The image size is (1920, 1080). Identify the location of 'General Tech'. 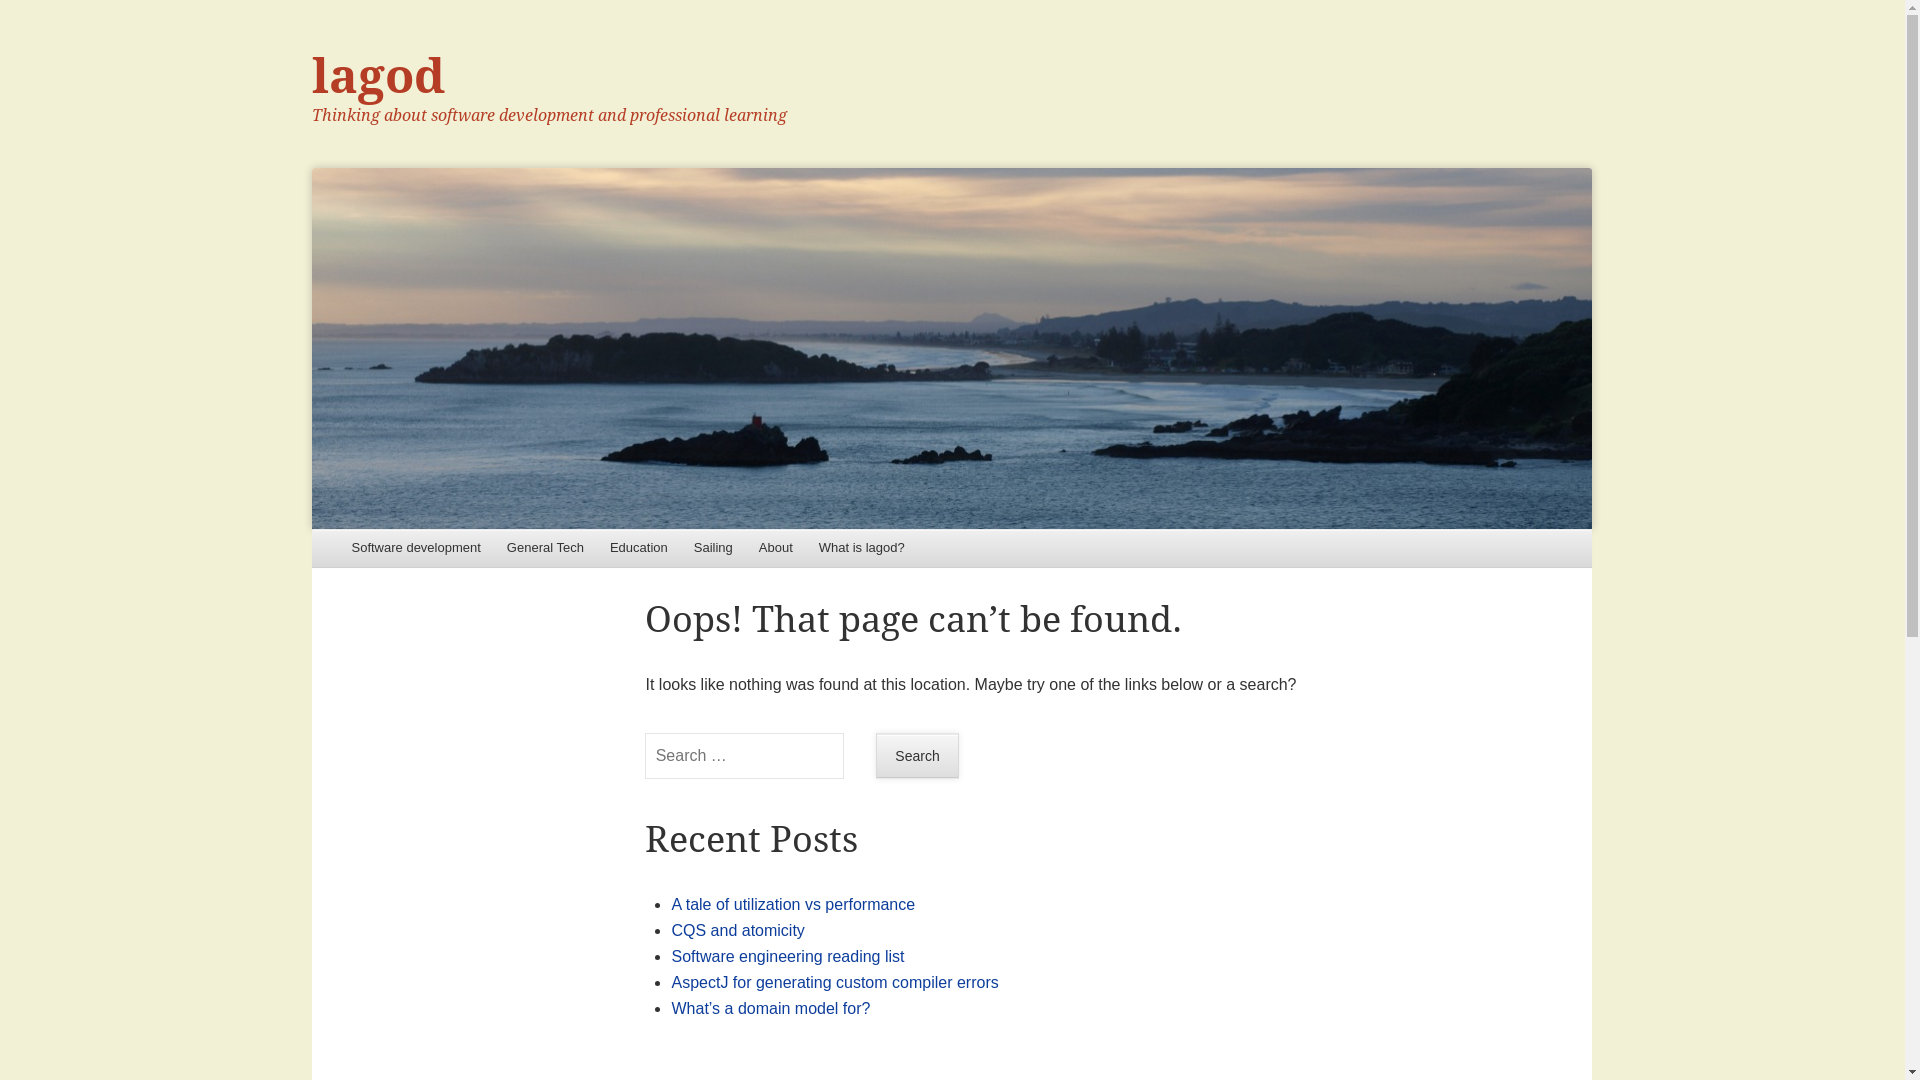
(545, 548).